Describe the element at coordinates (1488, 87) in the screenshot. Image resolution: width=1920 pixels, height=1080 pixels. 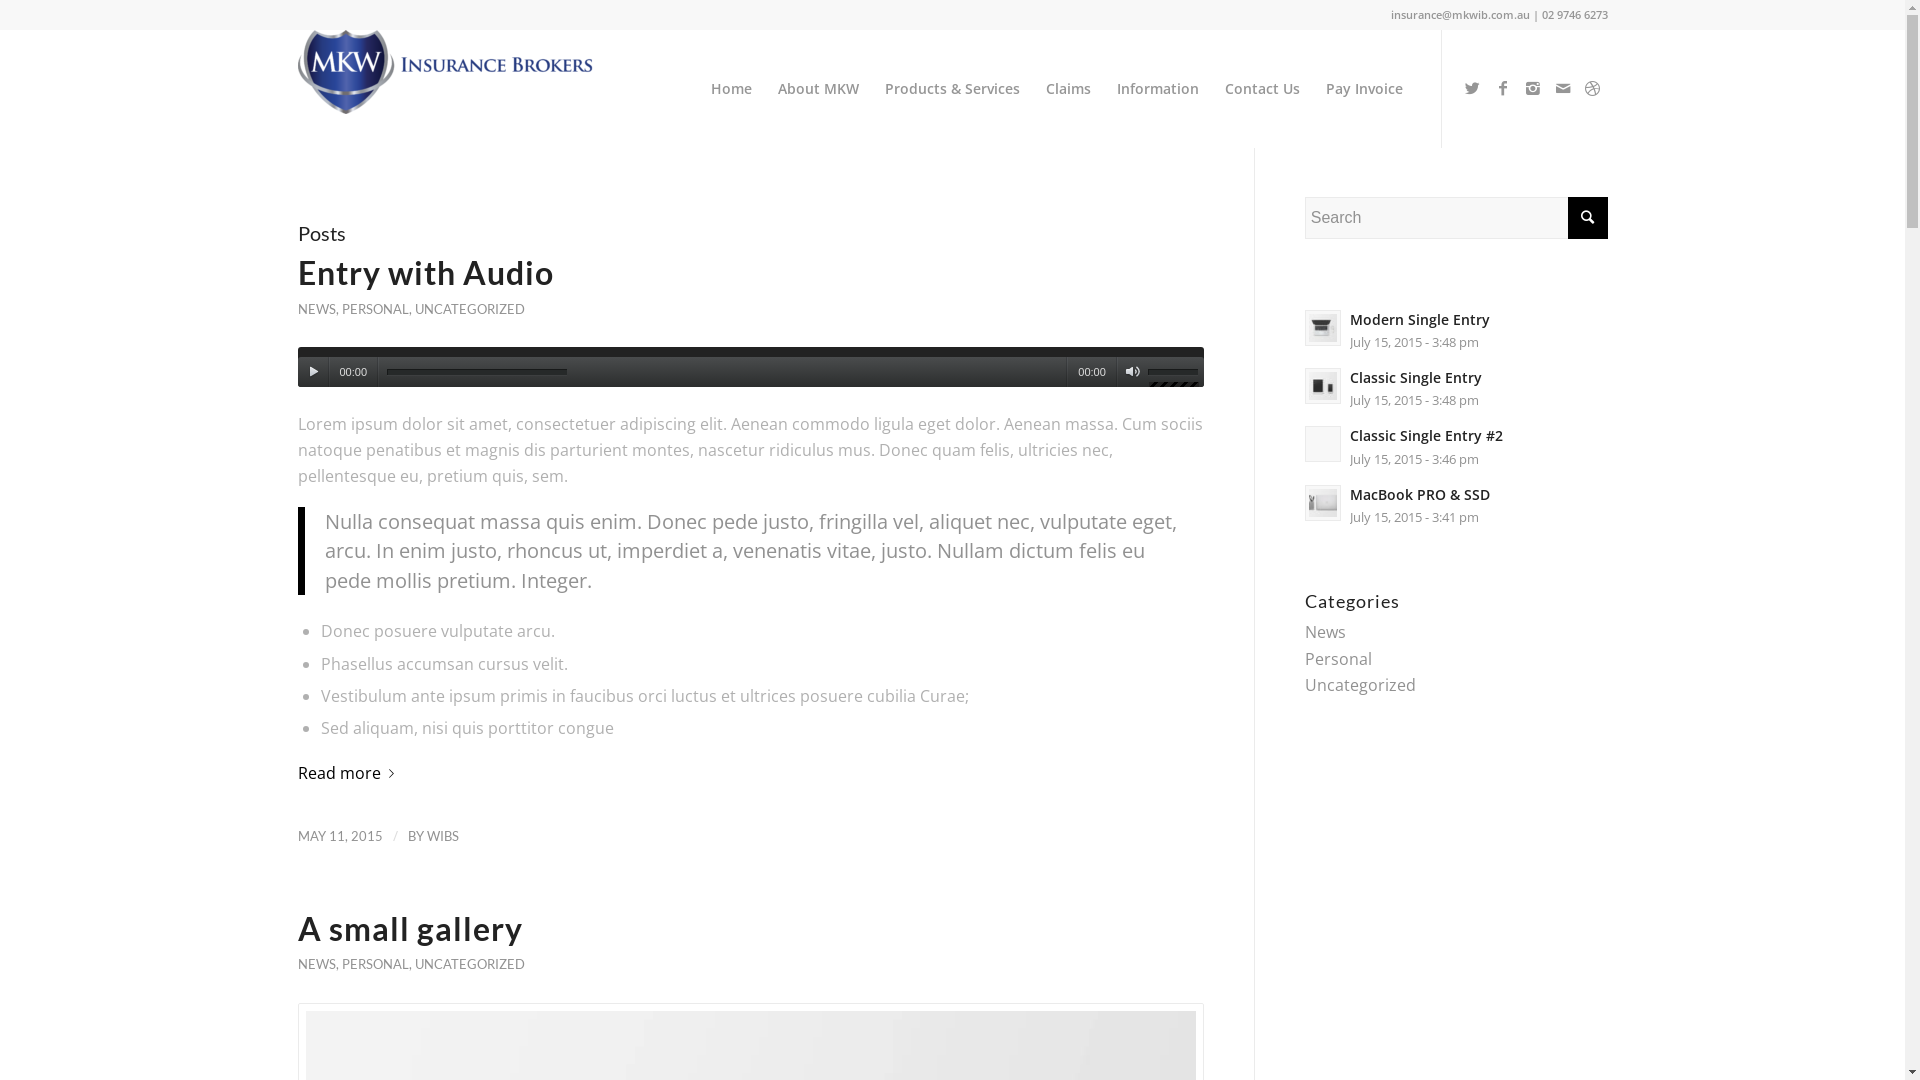
I see `'Facebook'` at that location.